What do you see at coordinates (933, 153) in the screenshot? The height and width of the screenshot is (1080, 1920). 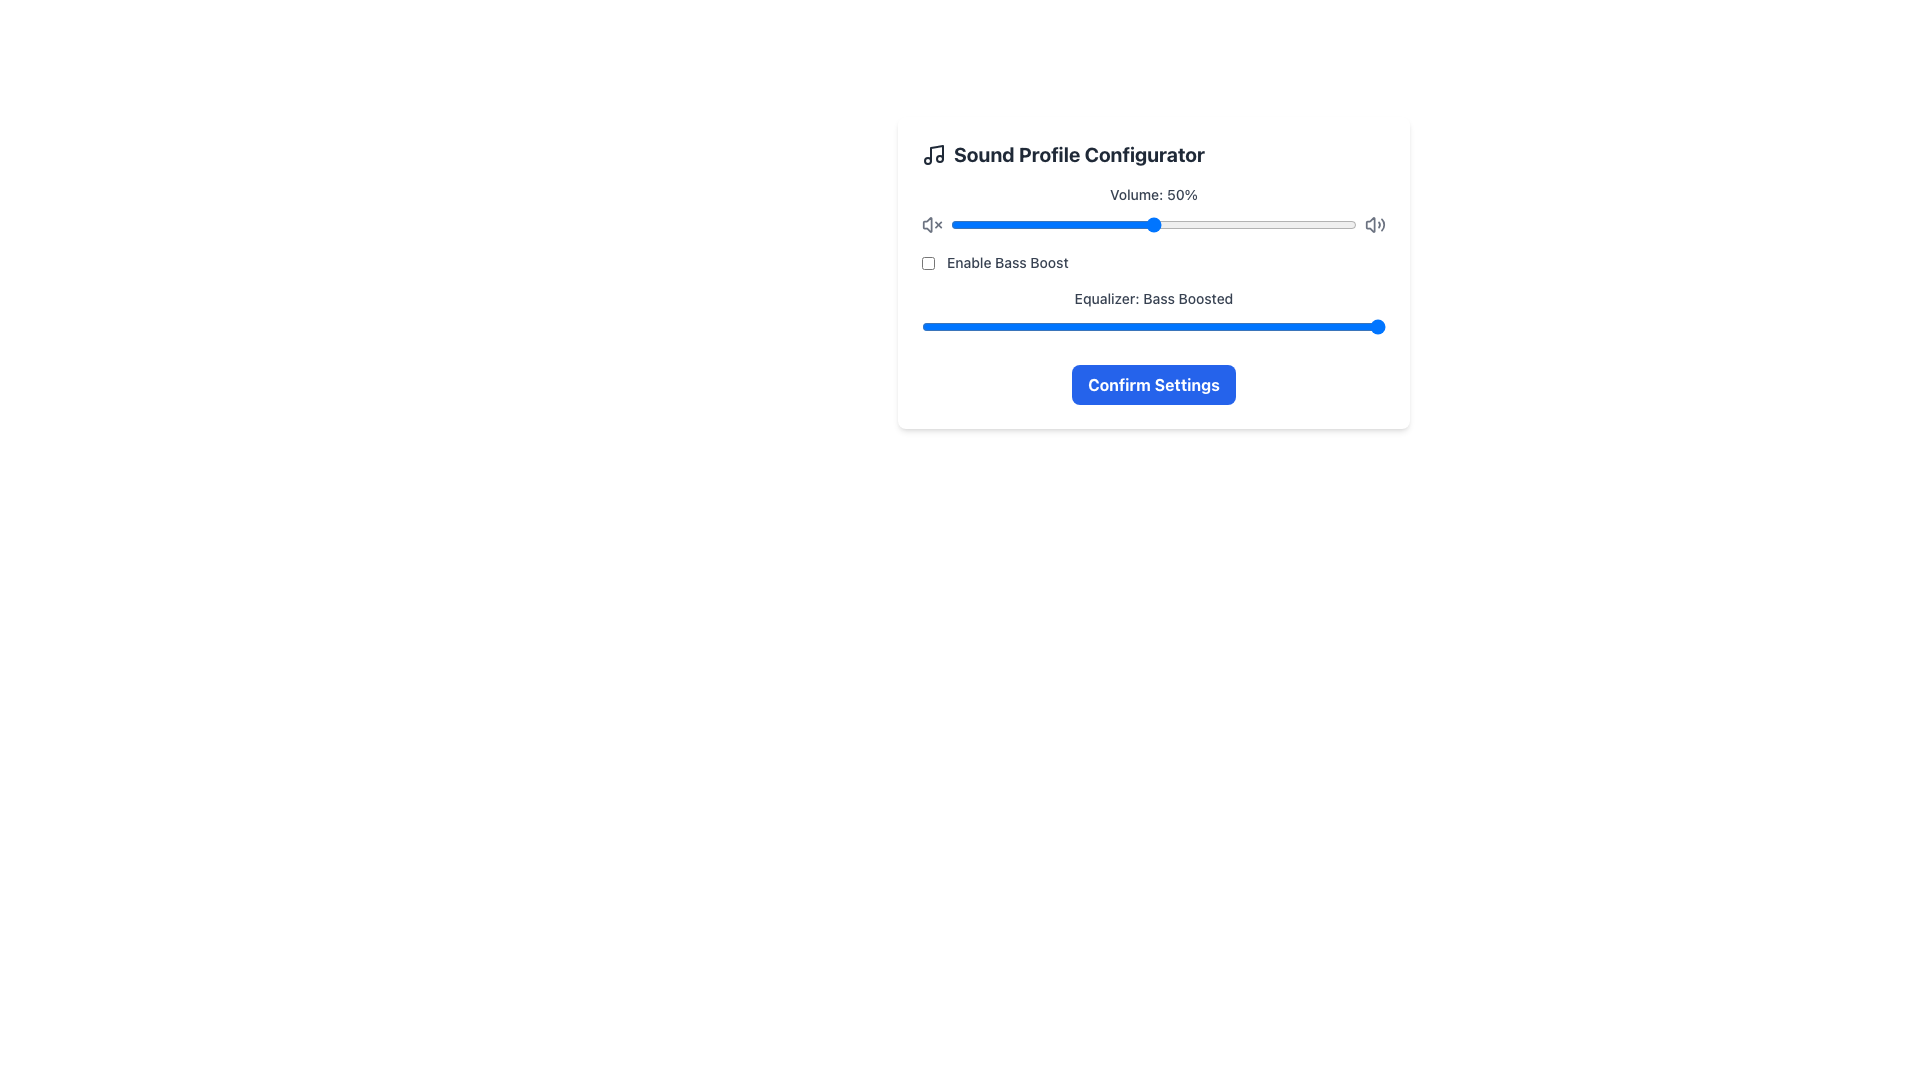 I see `the audio-related features icon located to the left of the 'Sound Profile Configurator' text in the application's header area` at bounding box center [933, 153].